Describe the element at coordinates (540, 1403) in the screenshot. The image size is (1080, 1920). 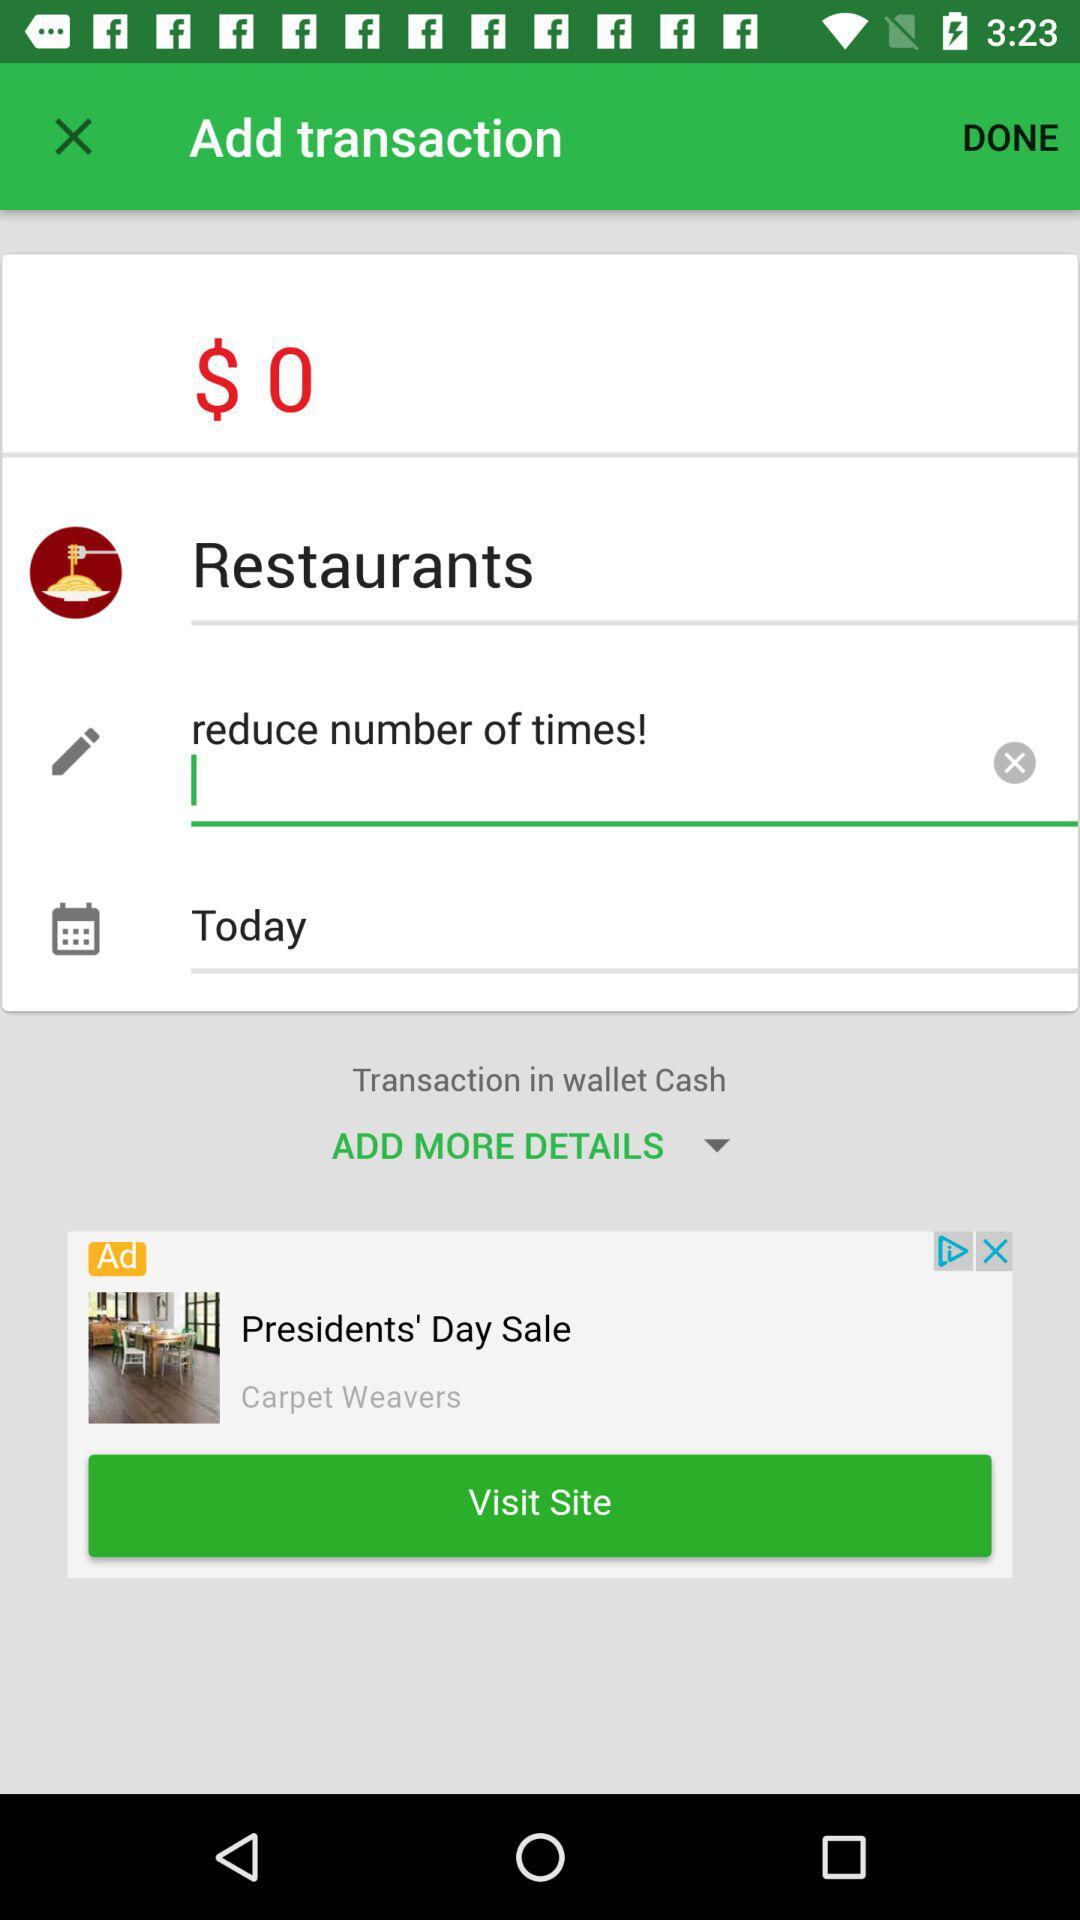
I see `banner advertisement` at that location.